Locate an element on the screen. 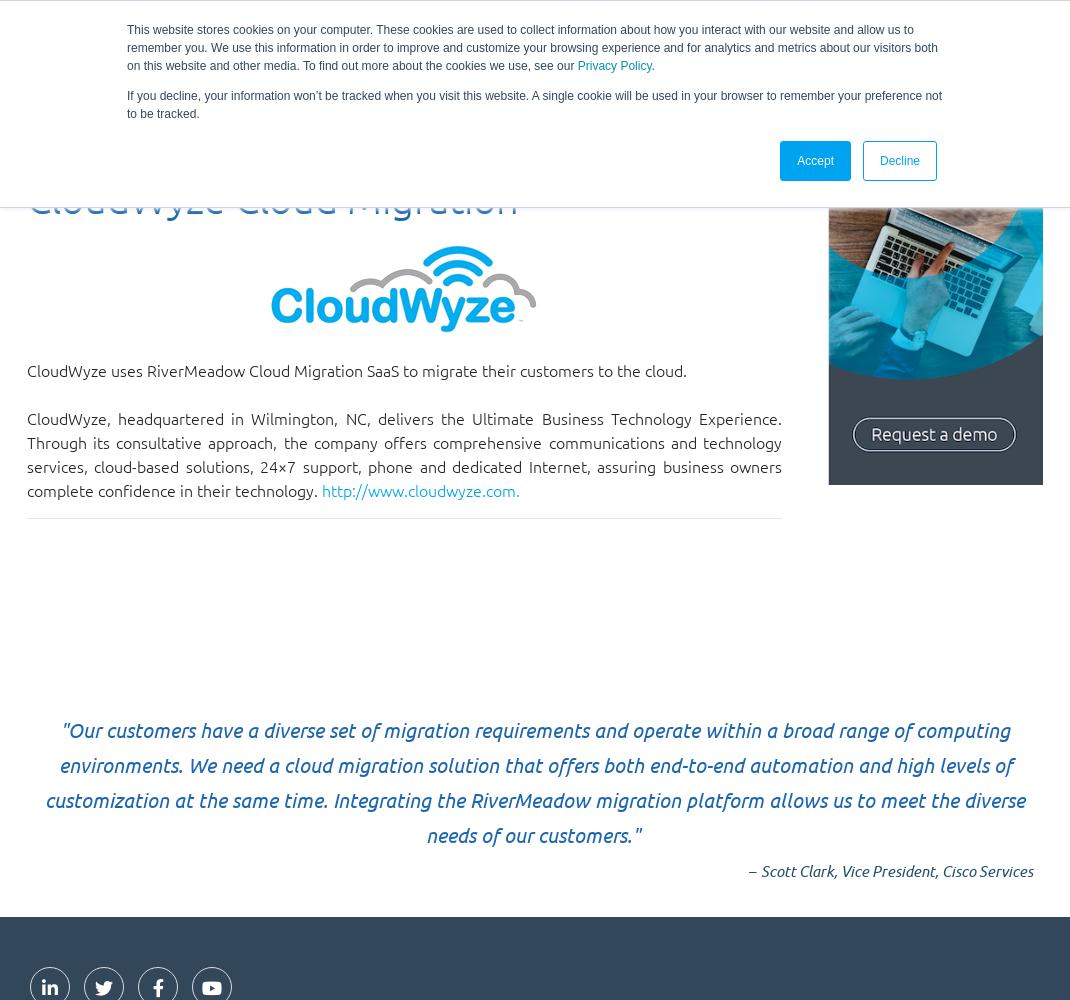 The image size is (1070, 1000). 'CloudWyze, headquartered in Wilmington, NC, delivers the Ultimate Business Technology Experience. Through its consultative approach, the company offers comprehensive communications and technology services, cloud-based solutions, 24×7 support, phone and dedicated Internet, assuring business owners complete confidence in their technology.' is located at coordinates (25, 453).